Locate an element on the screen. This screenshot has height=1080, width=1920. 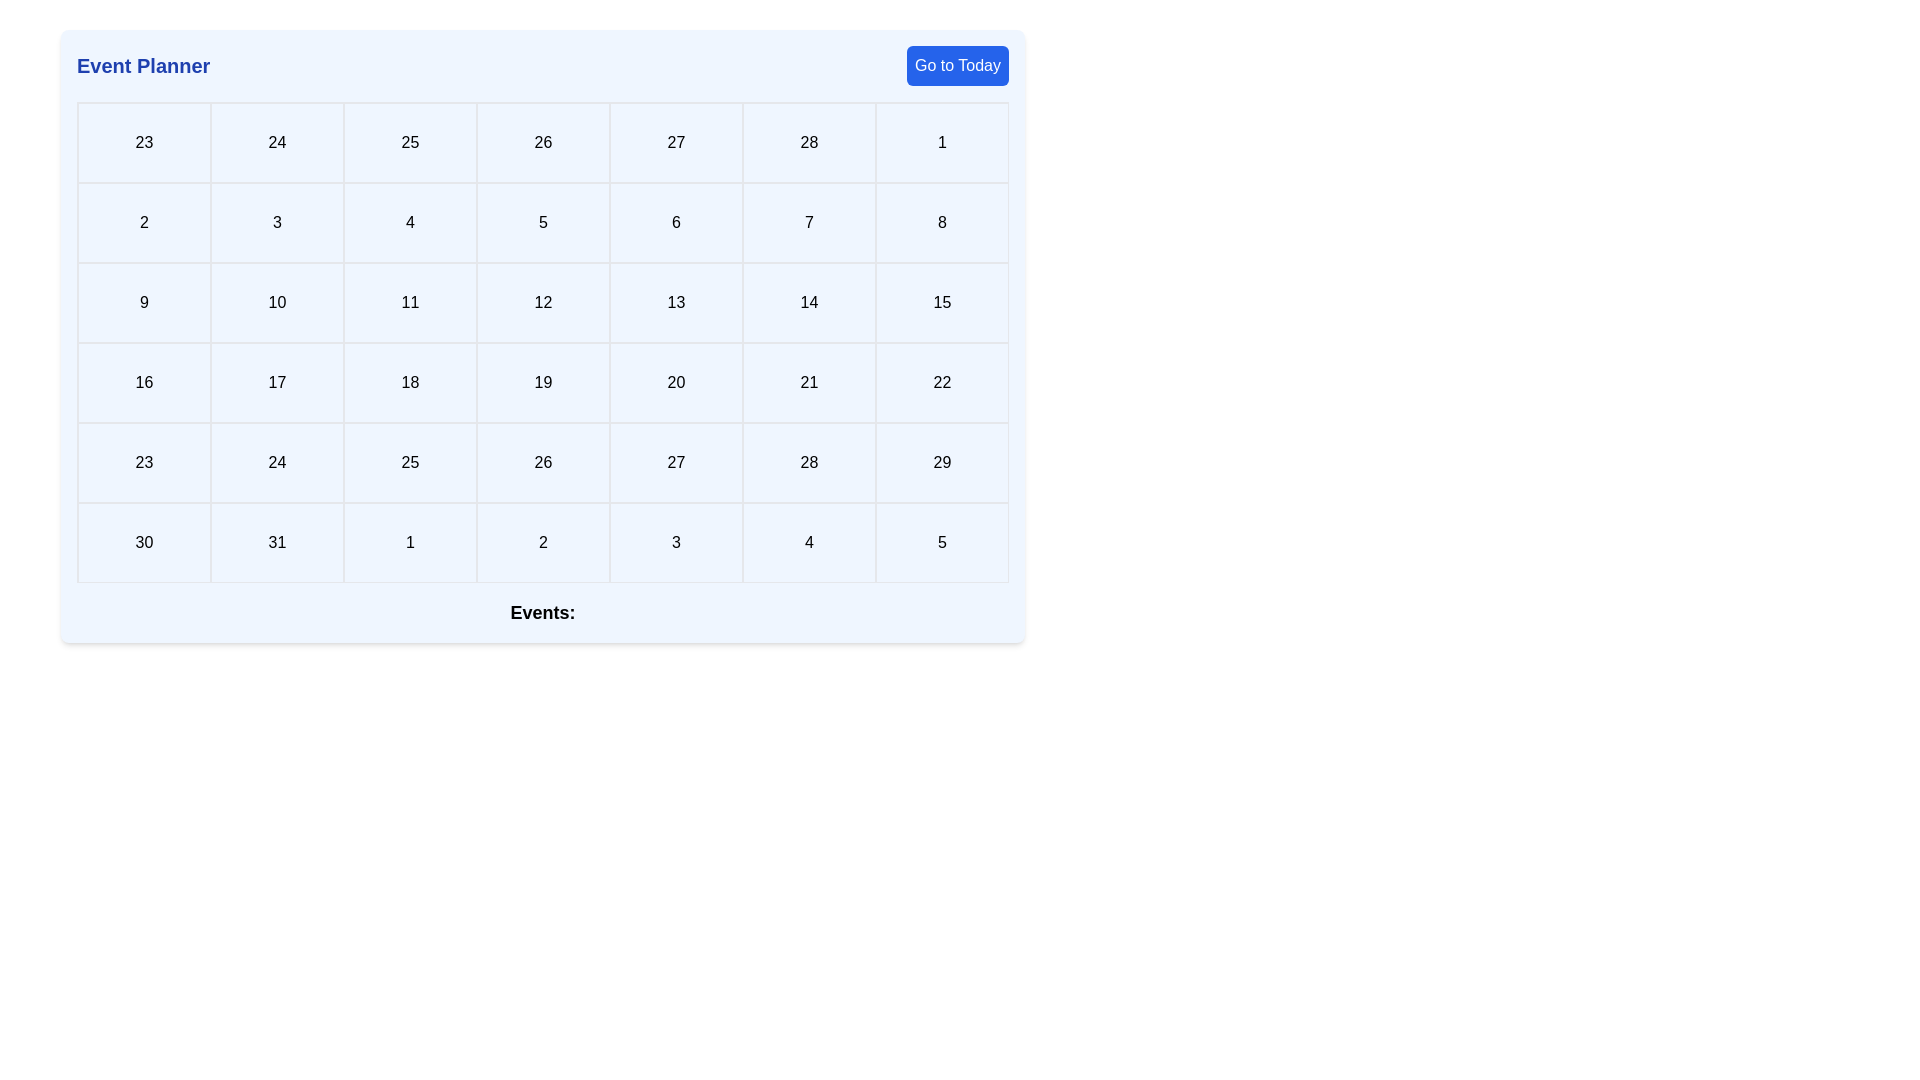
the Calendar day cell element displaying '14', which is located is located at coordinates (809, 303).